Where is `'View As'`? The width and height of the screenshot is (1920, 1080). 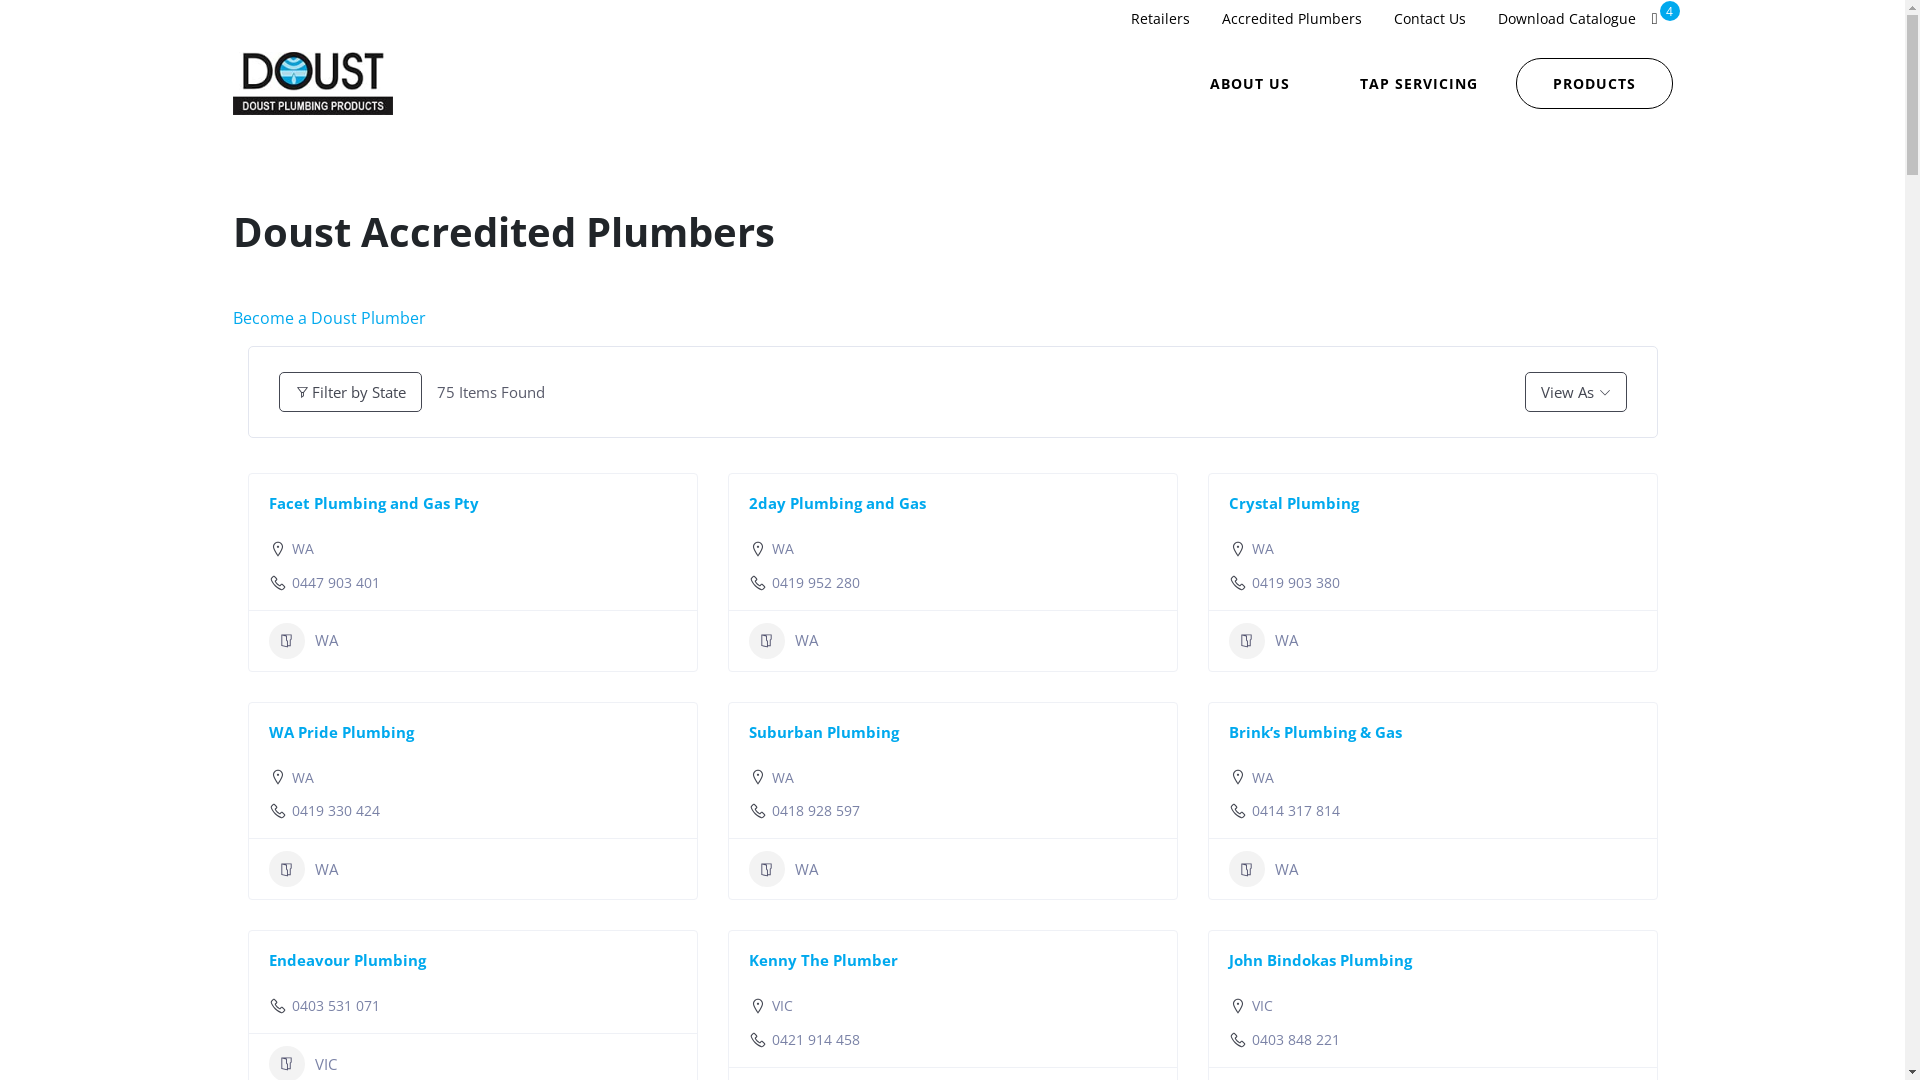 'View As' is located at coordinates (1573, 392).